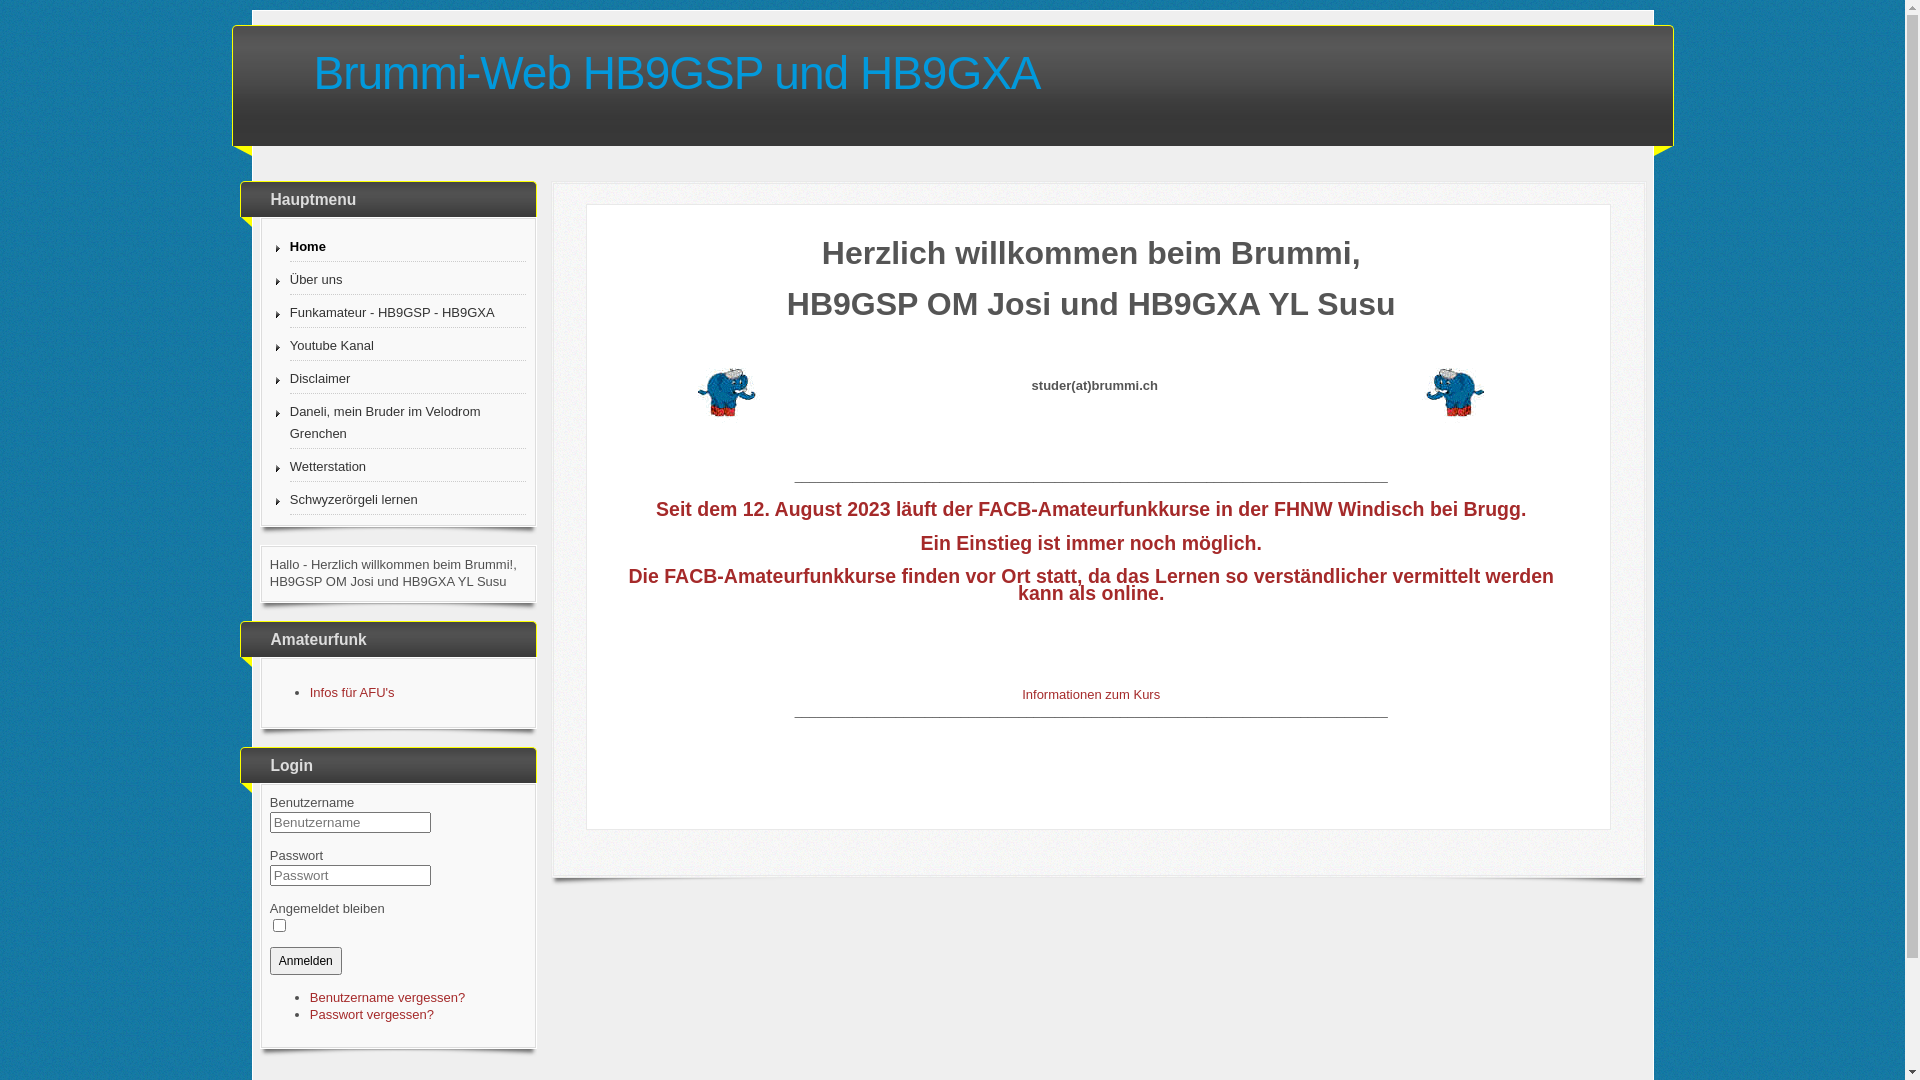 This screenshot has width=1920, height=1080. I want to click on 'Seit', so click(673, 508).